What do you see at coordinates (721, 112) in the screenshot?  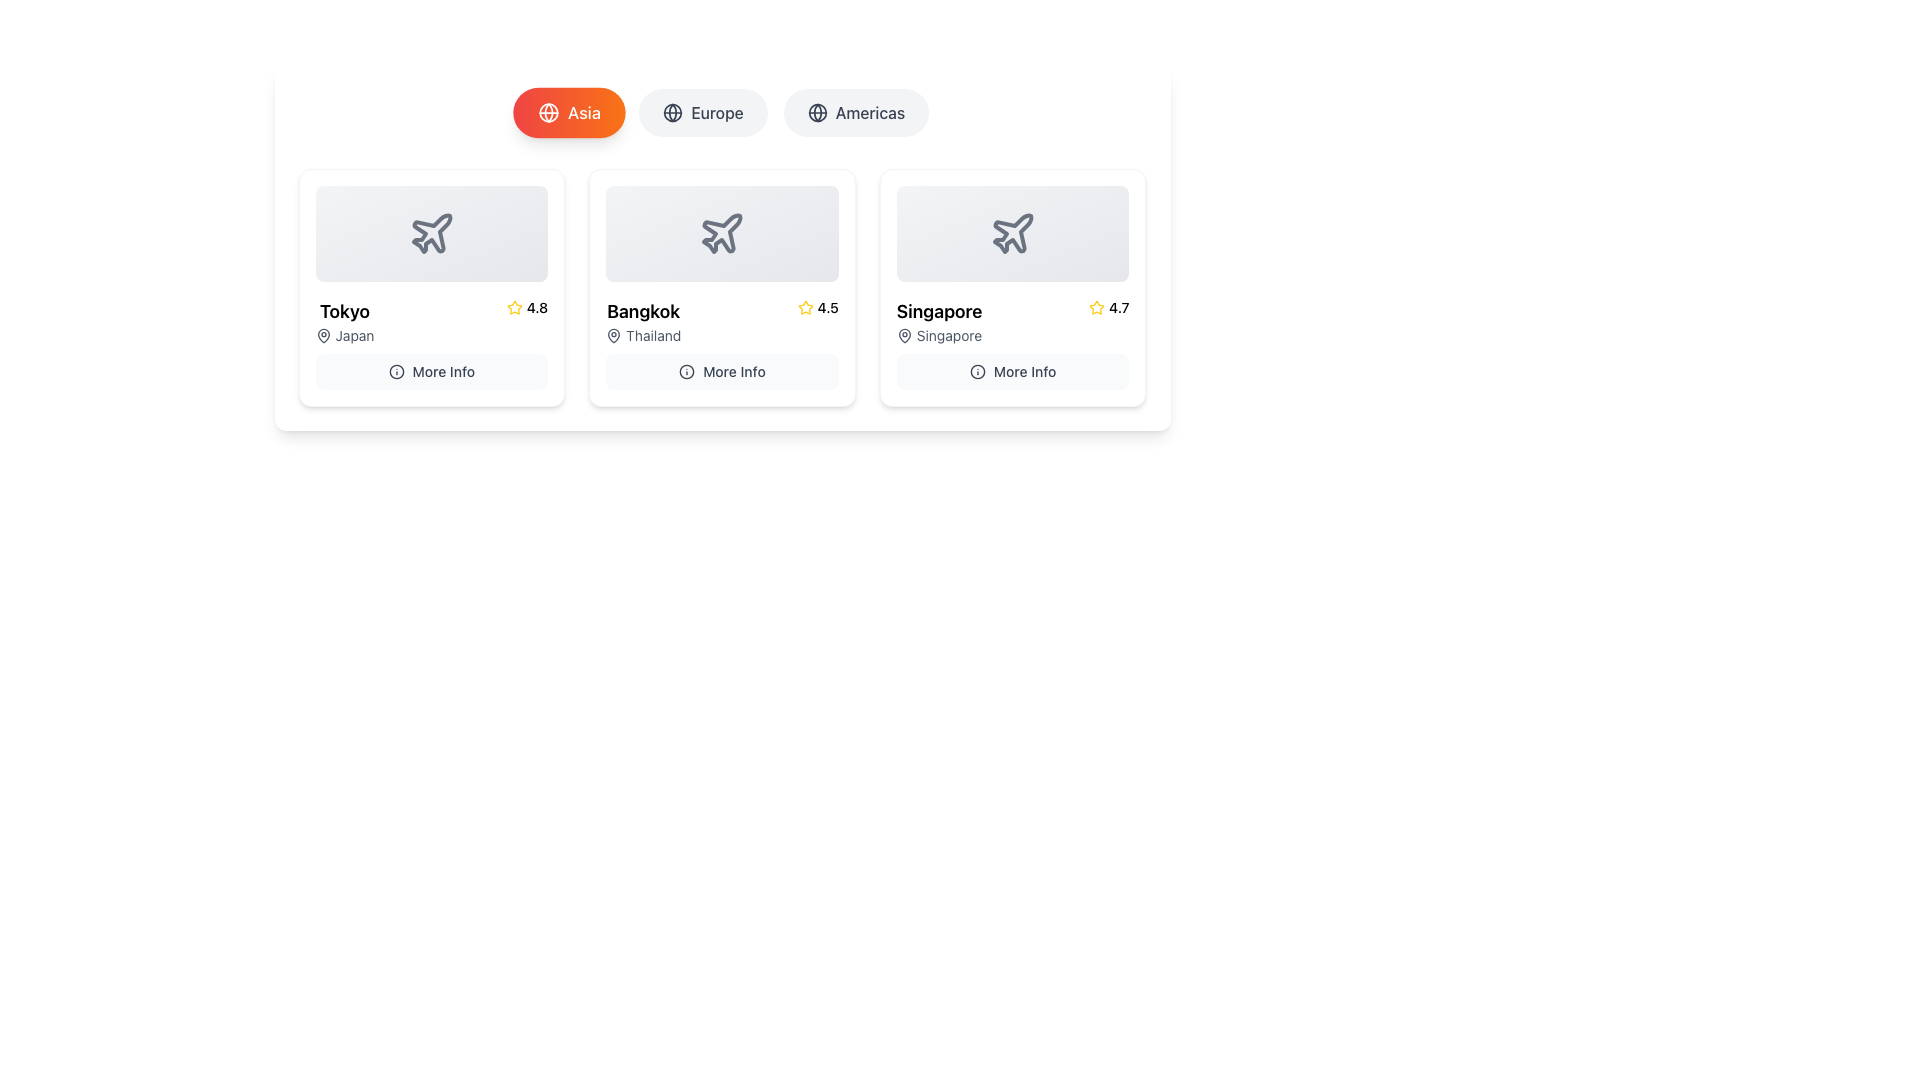 I see `the navigation button for Europe, which is the second button in a three-button group located centrally in the top section of the interface` at bounding box center [721, 112].